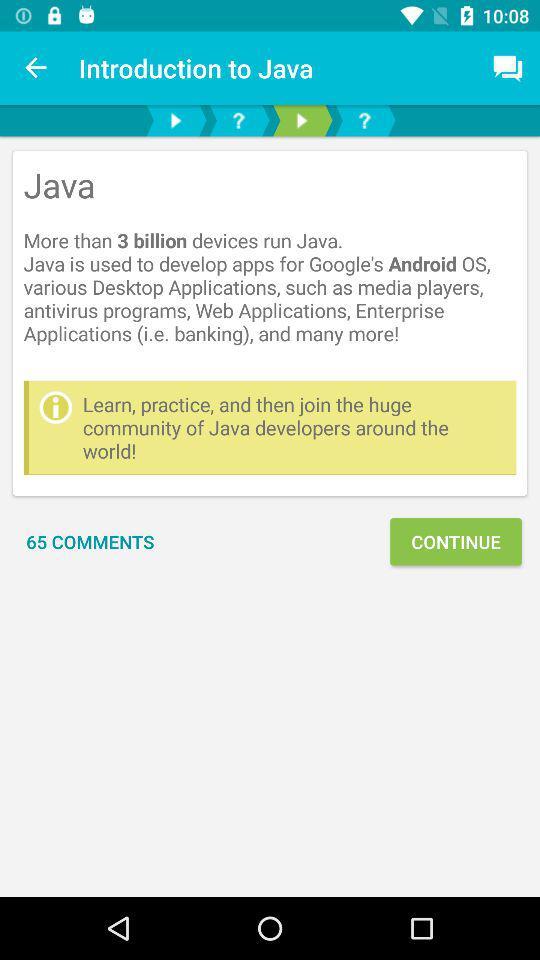 Image resolution: width=540 pixels, height=960 pixels. Describe the element at coordinates (175, 120) in the screenshot. I see `press play` at that location.